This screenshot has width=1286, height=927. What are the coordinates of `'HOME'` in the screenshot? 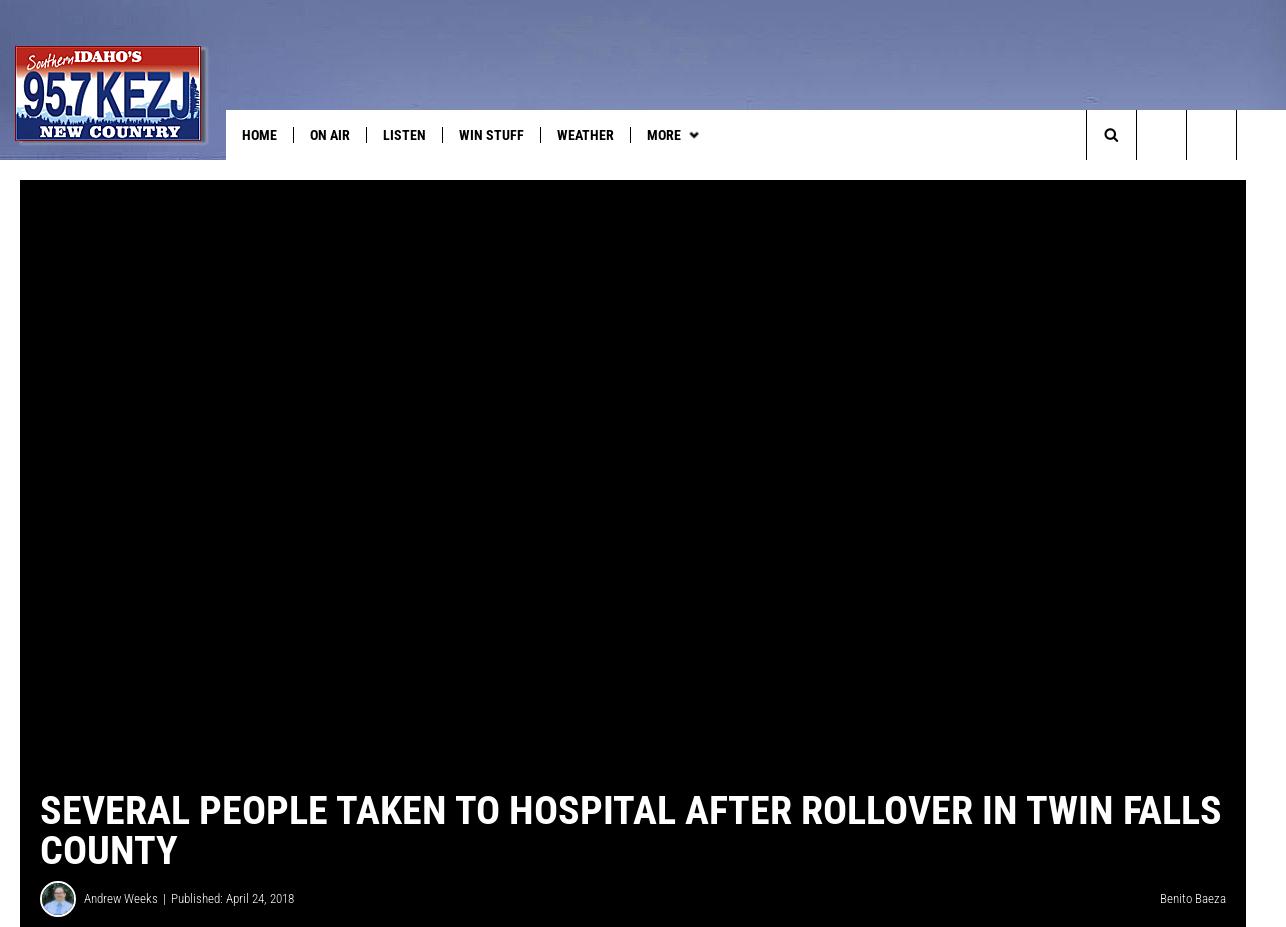 It's located at (259, 133).